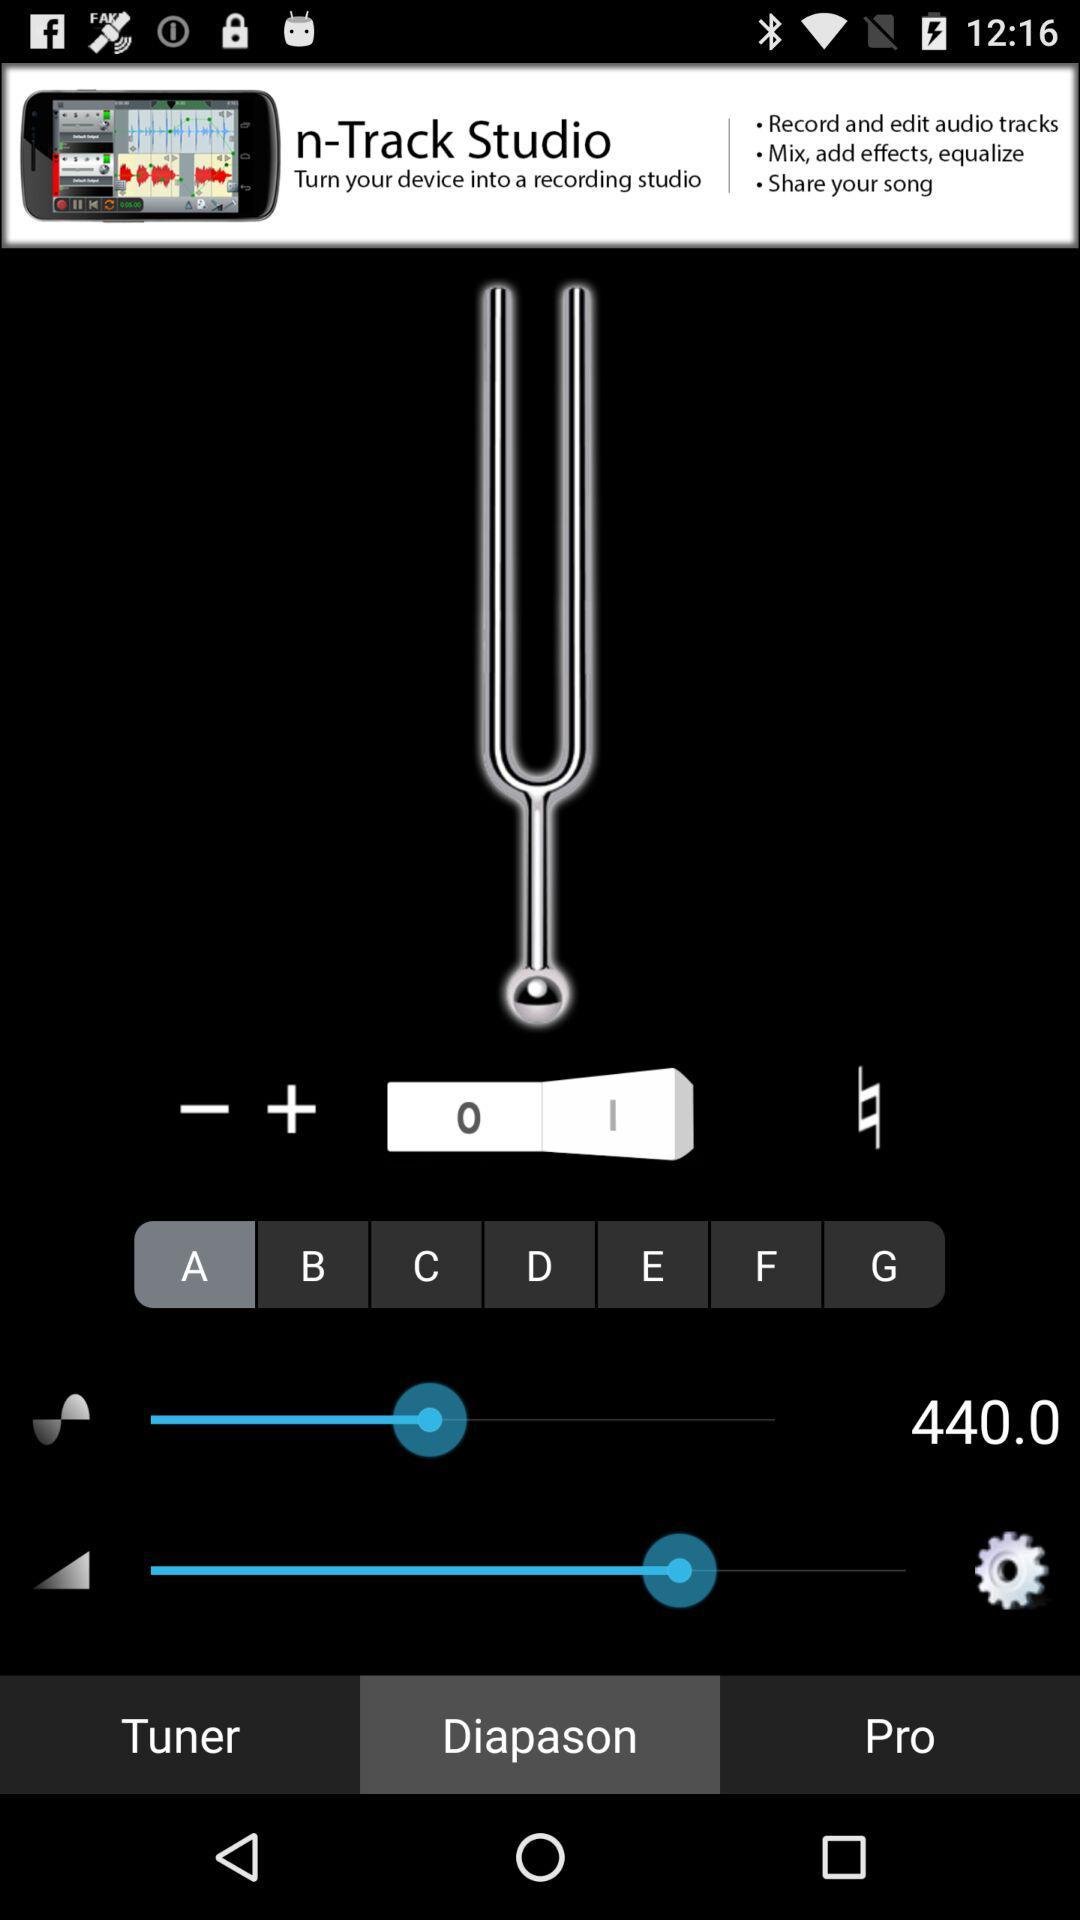 The width and height of the screenshot is (1080, 1920). What do you see at coordinates (538, 1263) in the screenshot?
I see `icon next to e` at bounding box center [538, 1263].